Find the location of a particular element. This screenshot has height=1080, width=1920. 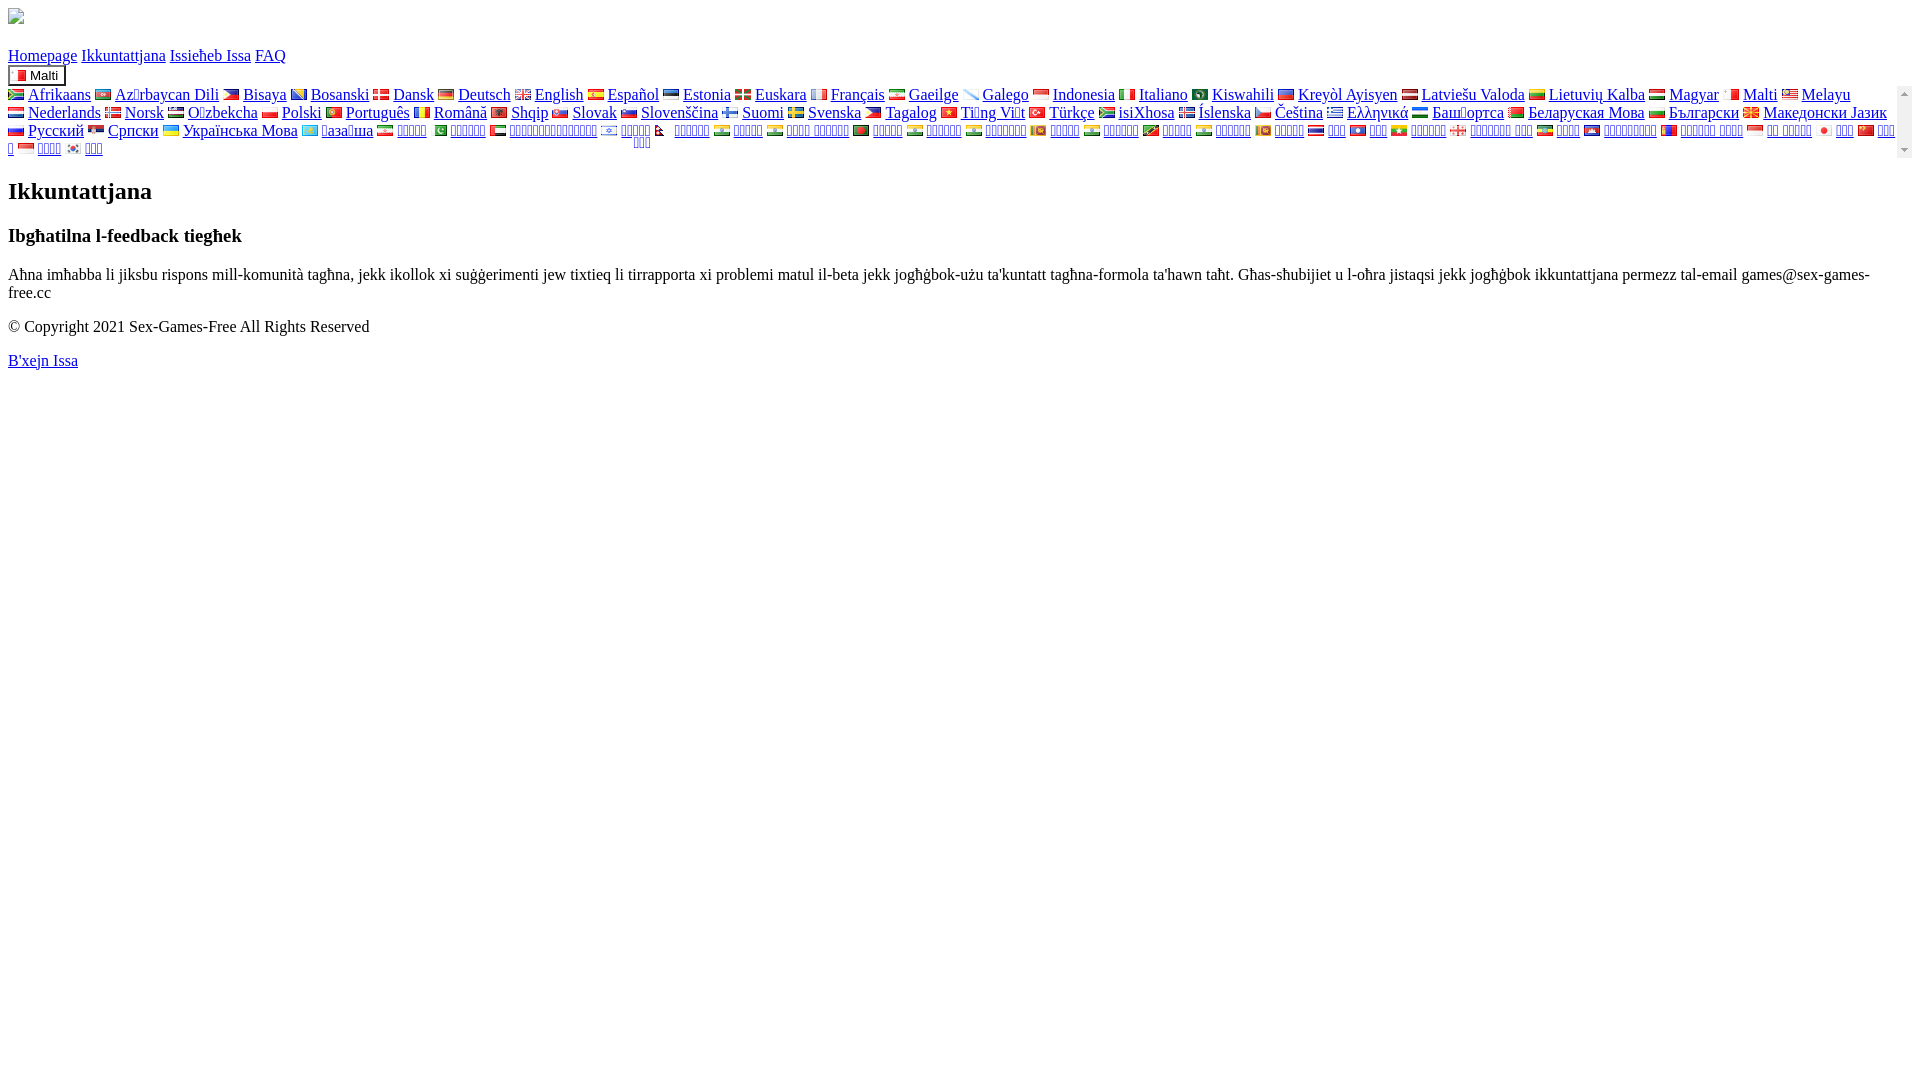

'Slovak' is located at coordinates (583, 112).